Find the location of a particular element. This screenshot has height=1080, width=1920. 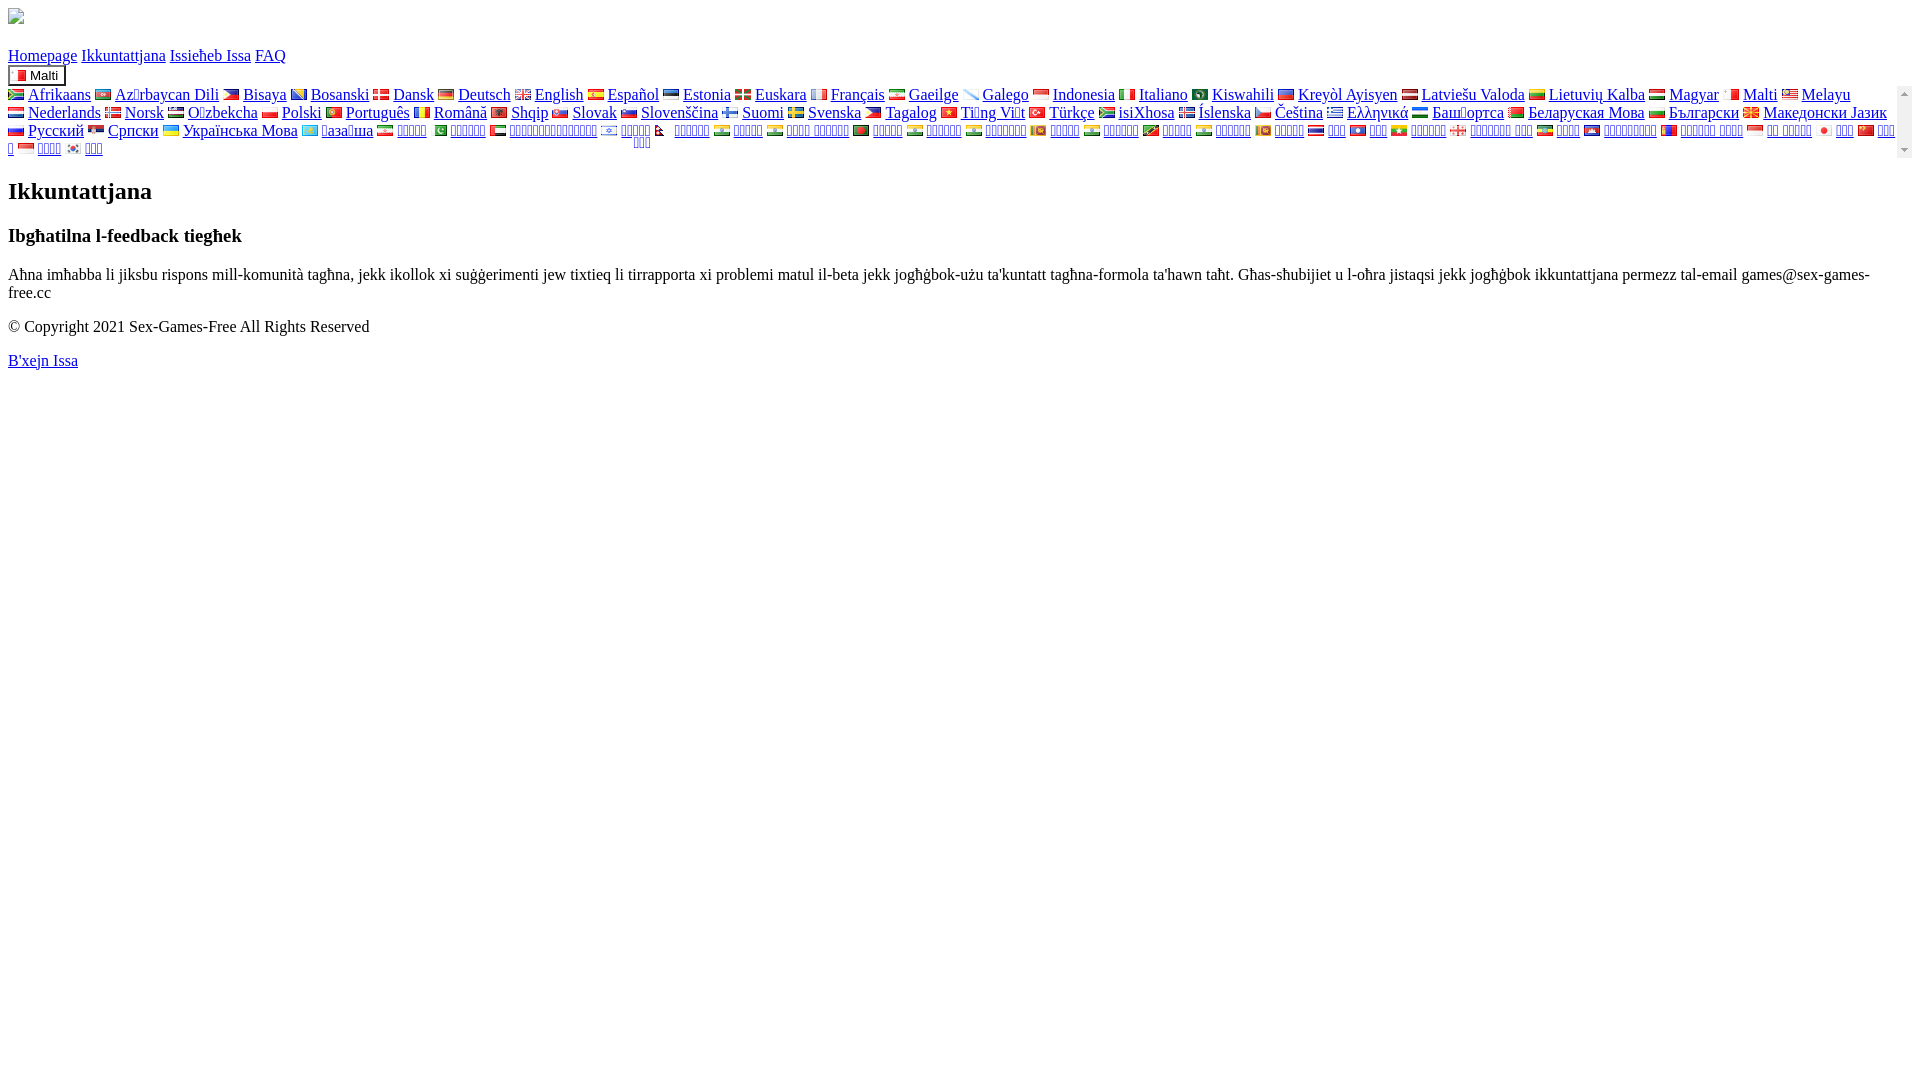

'Slovak' is located at coordinates (583, 112).